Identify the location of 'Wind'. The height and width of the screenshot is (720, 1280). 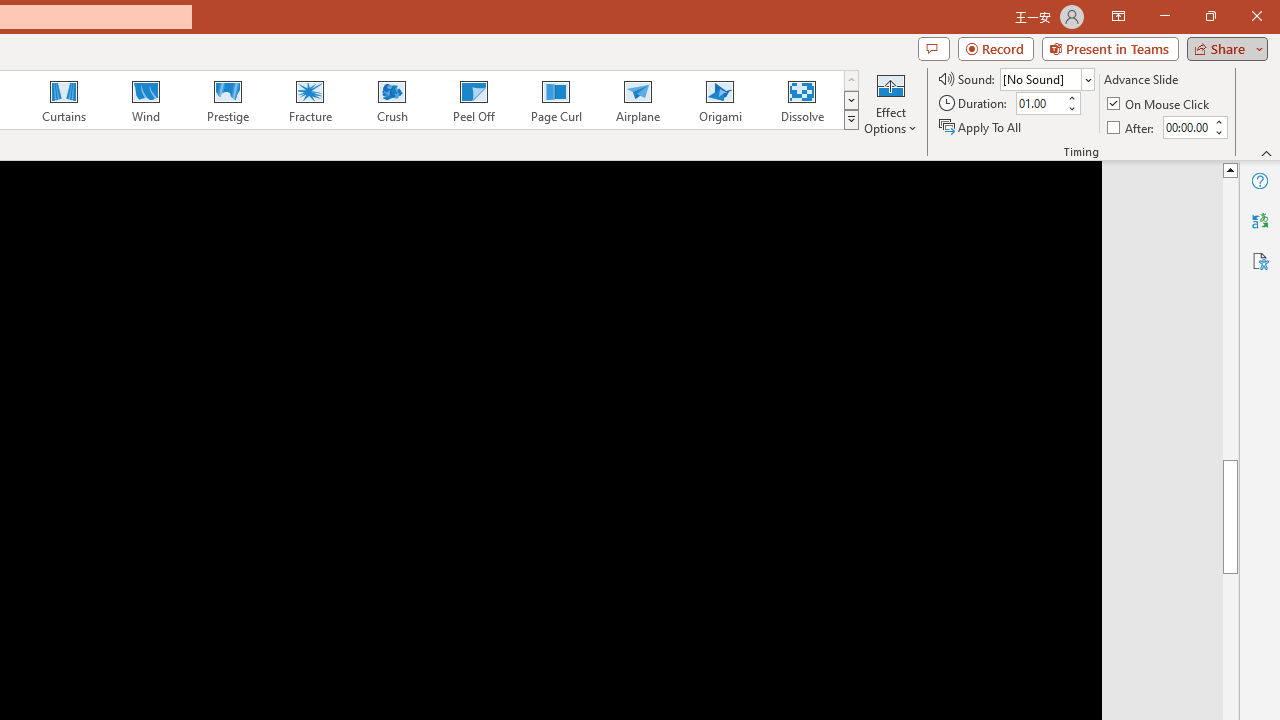
(144, 100).